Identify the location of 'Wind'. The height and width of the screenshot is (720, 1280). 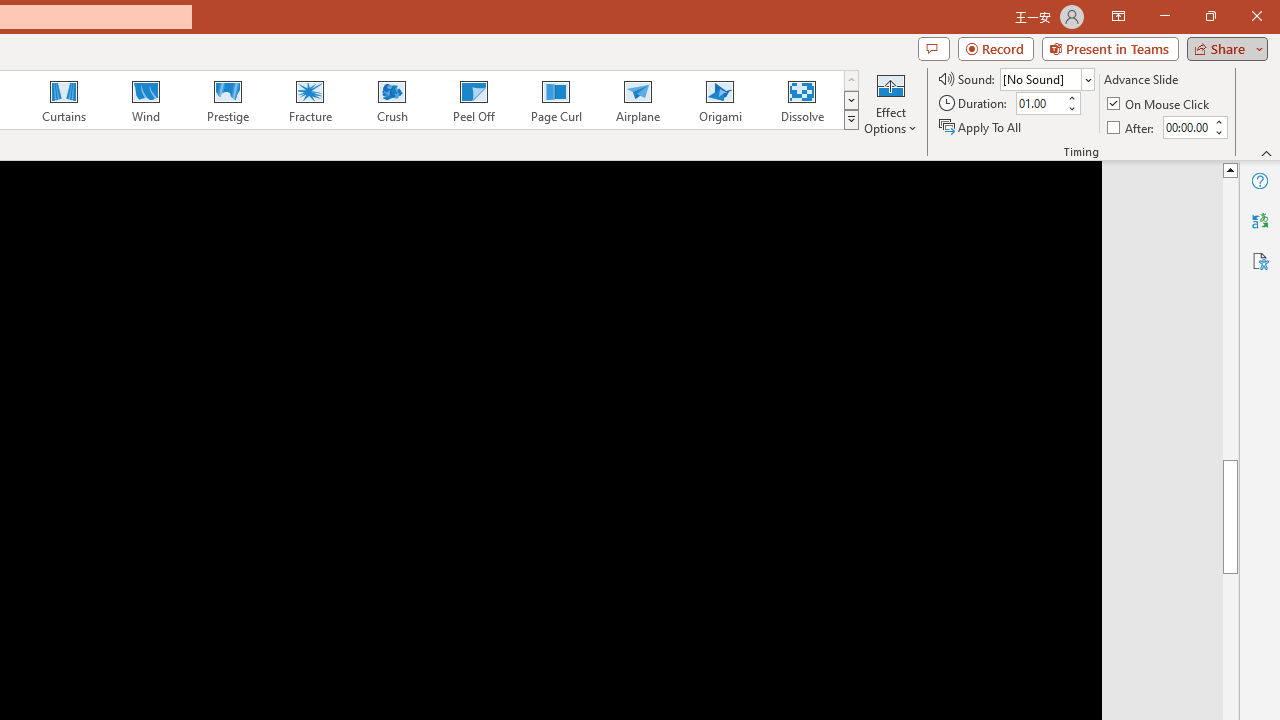
(144, 100).